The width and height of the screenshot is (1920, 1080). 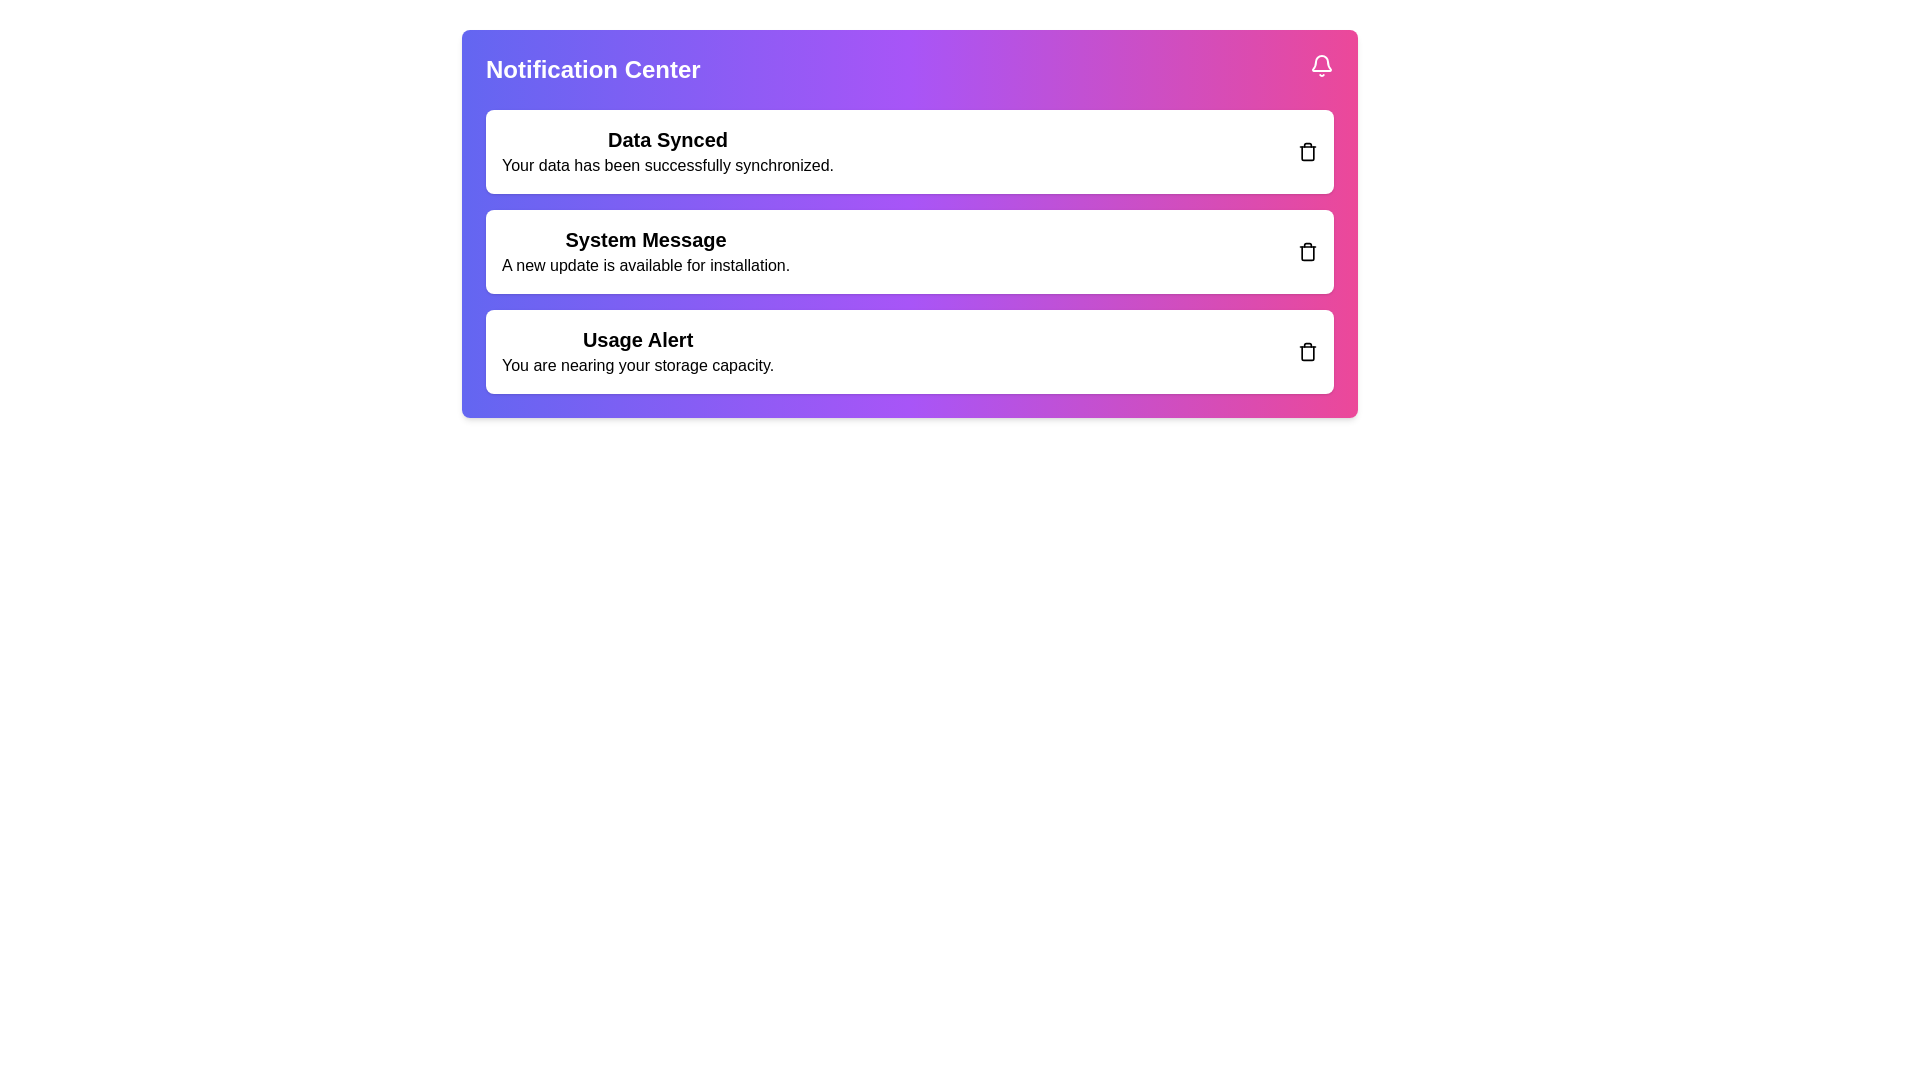 What do you see at coordinates (646, 265) in the screenshot?
I see `the supplementary information Static Text located below the 'System Message' heading in the notification card within the 'Notification Center' panel` at bounding box center [646, 265].